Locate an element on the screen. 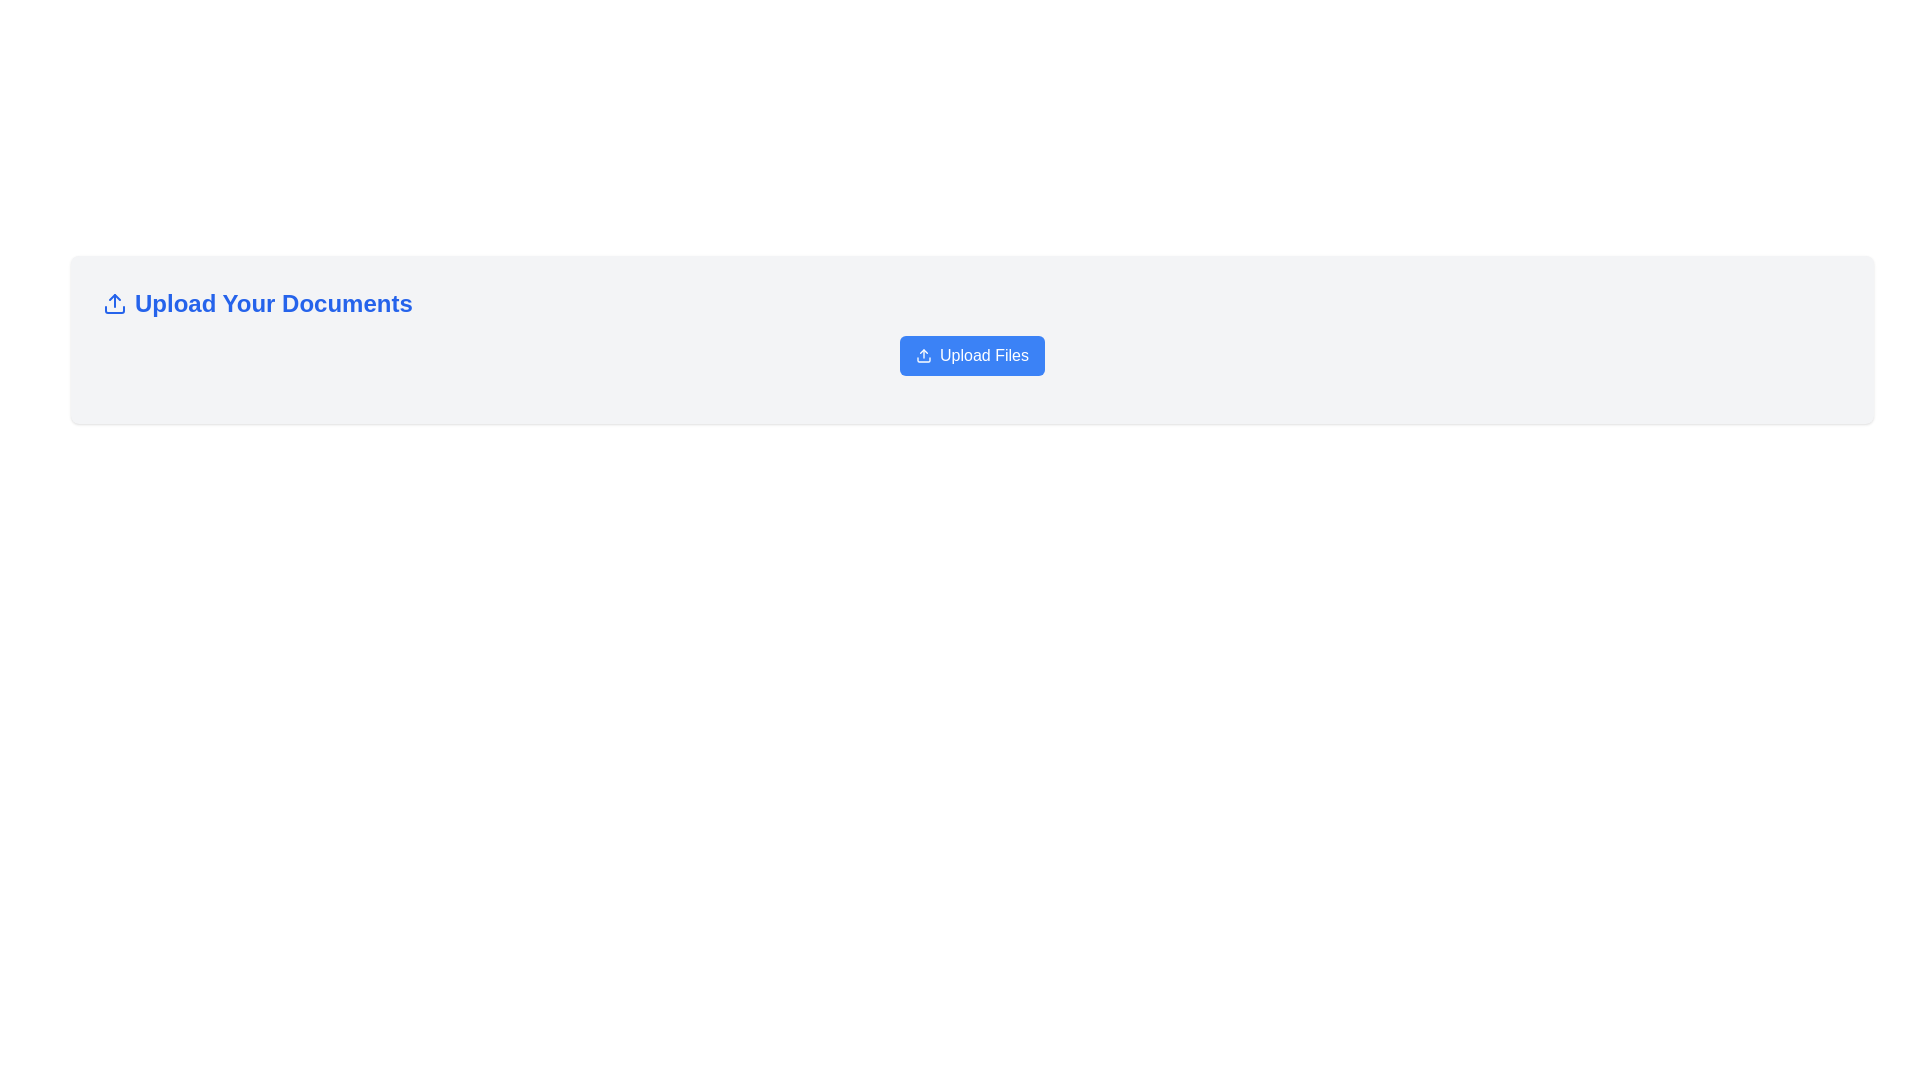  the SVG icon indicating the upload functionality within the blue 'Upload Files' button is located at coordinates (923, 354).